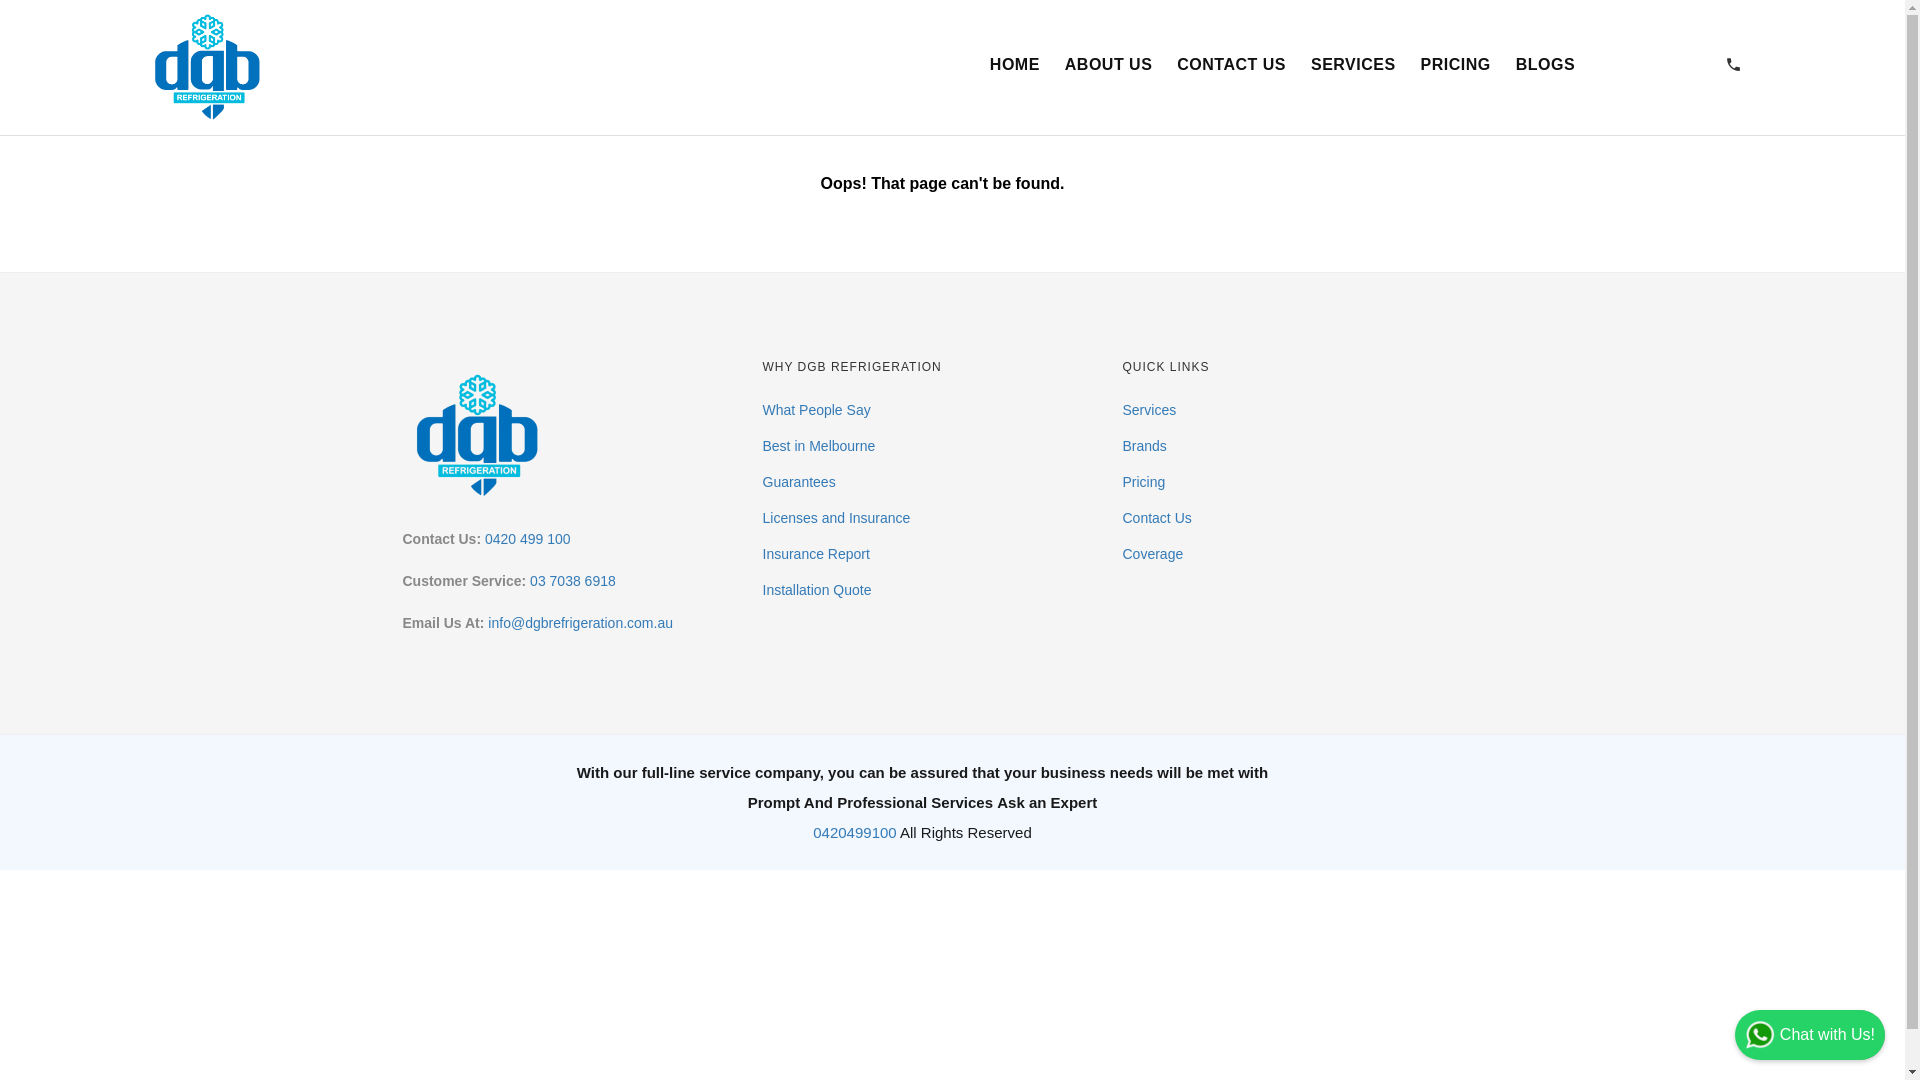 This screenshot has height=1080, width=1920. Describe the element at coordinates (488, 622) in the screenshot. I see `'info@dgbrefrigeration.com.au'` at that location.